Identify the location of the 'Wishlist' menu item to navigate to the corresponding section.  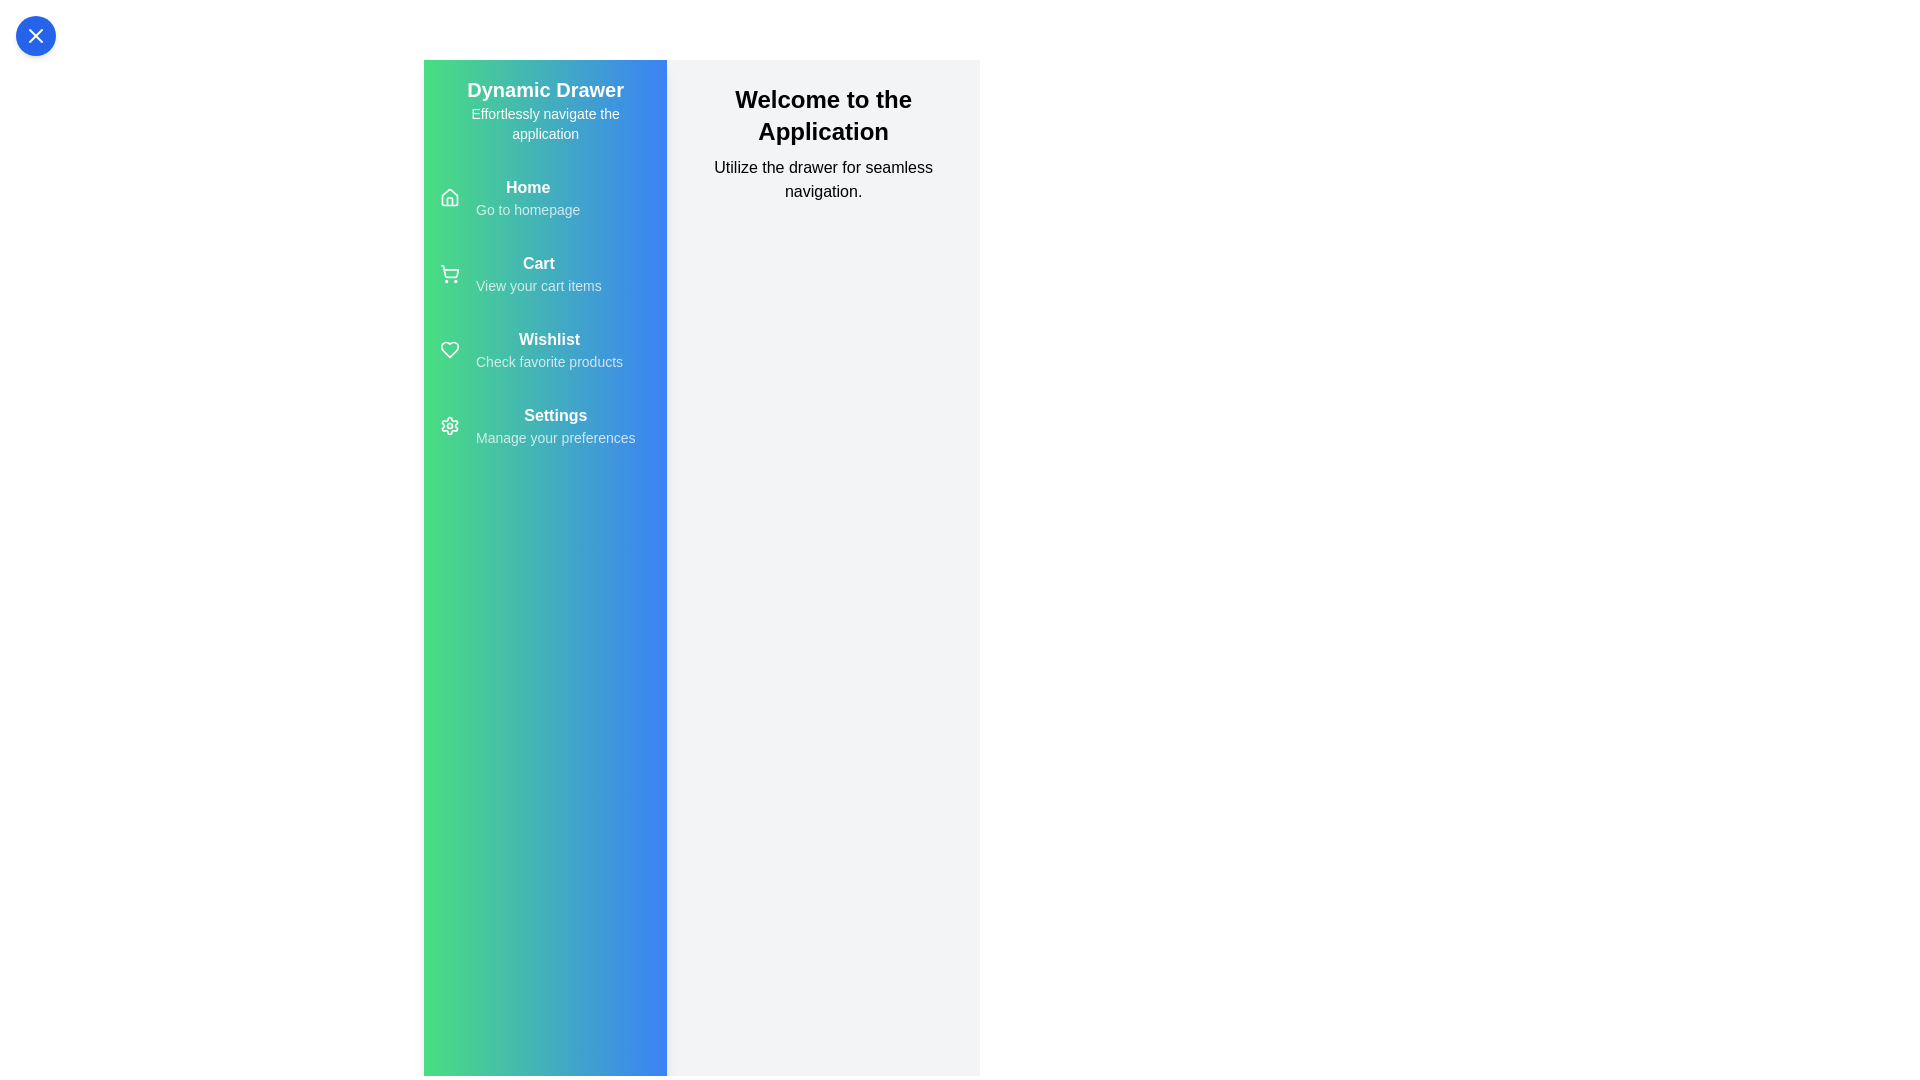
(549, 349).